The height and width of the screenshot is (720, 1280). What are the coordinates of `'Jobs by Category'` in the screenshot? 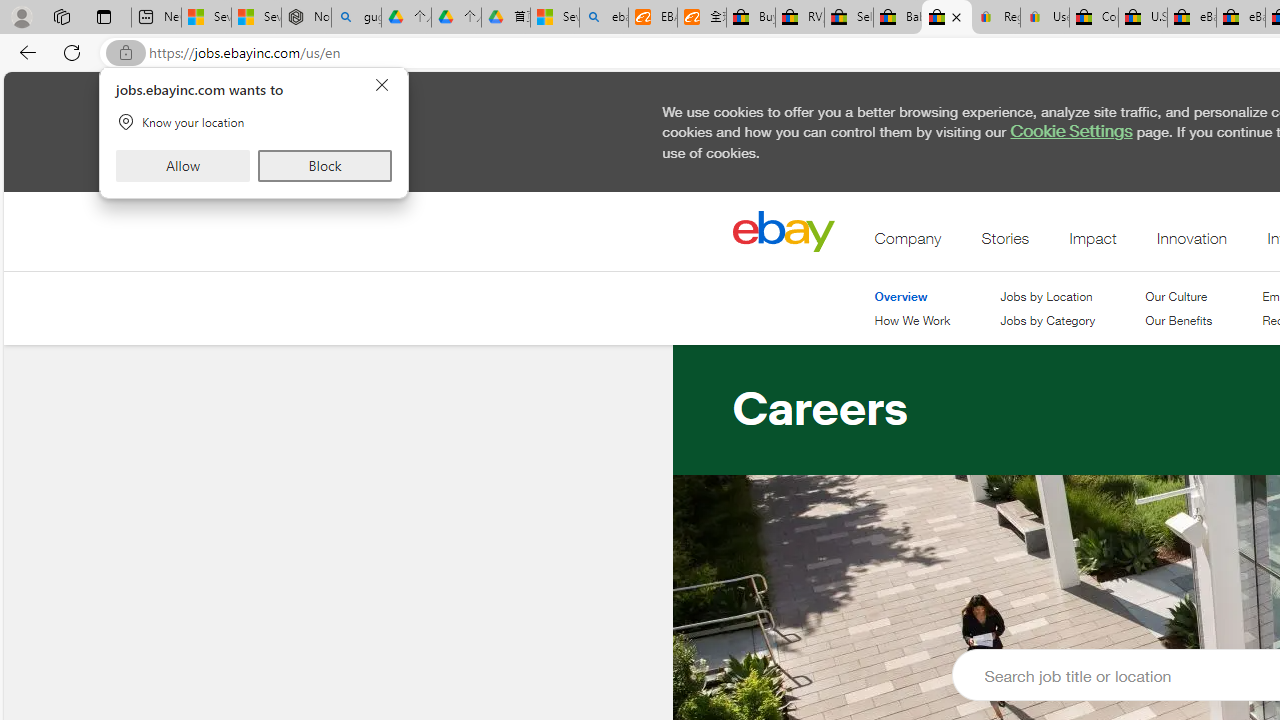 It's located at (1046, 320).